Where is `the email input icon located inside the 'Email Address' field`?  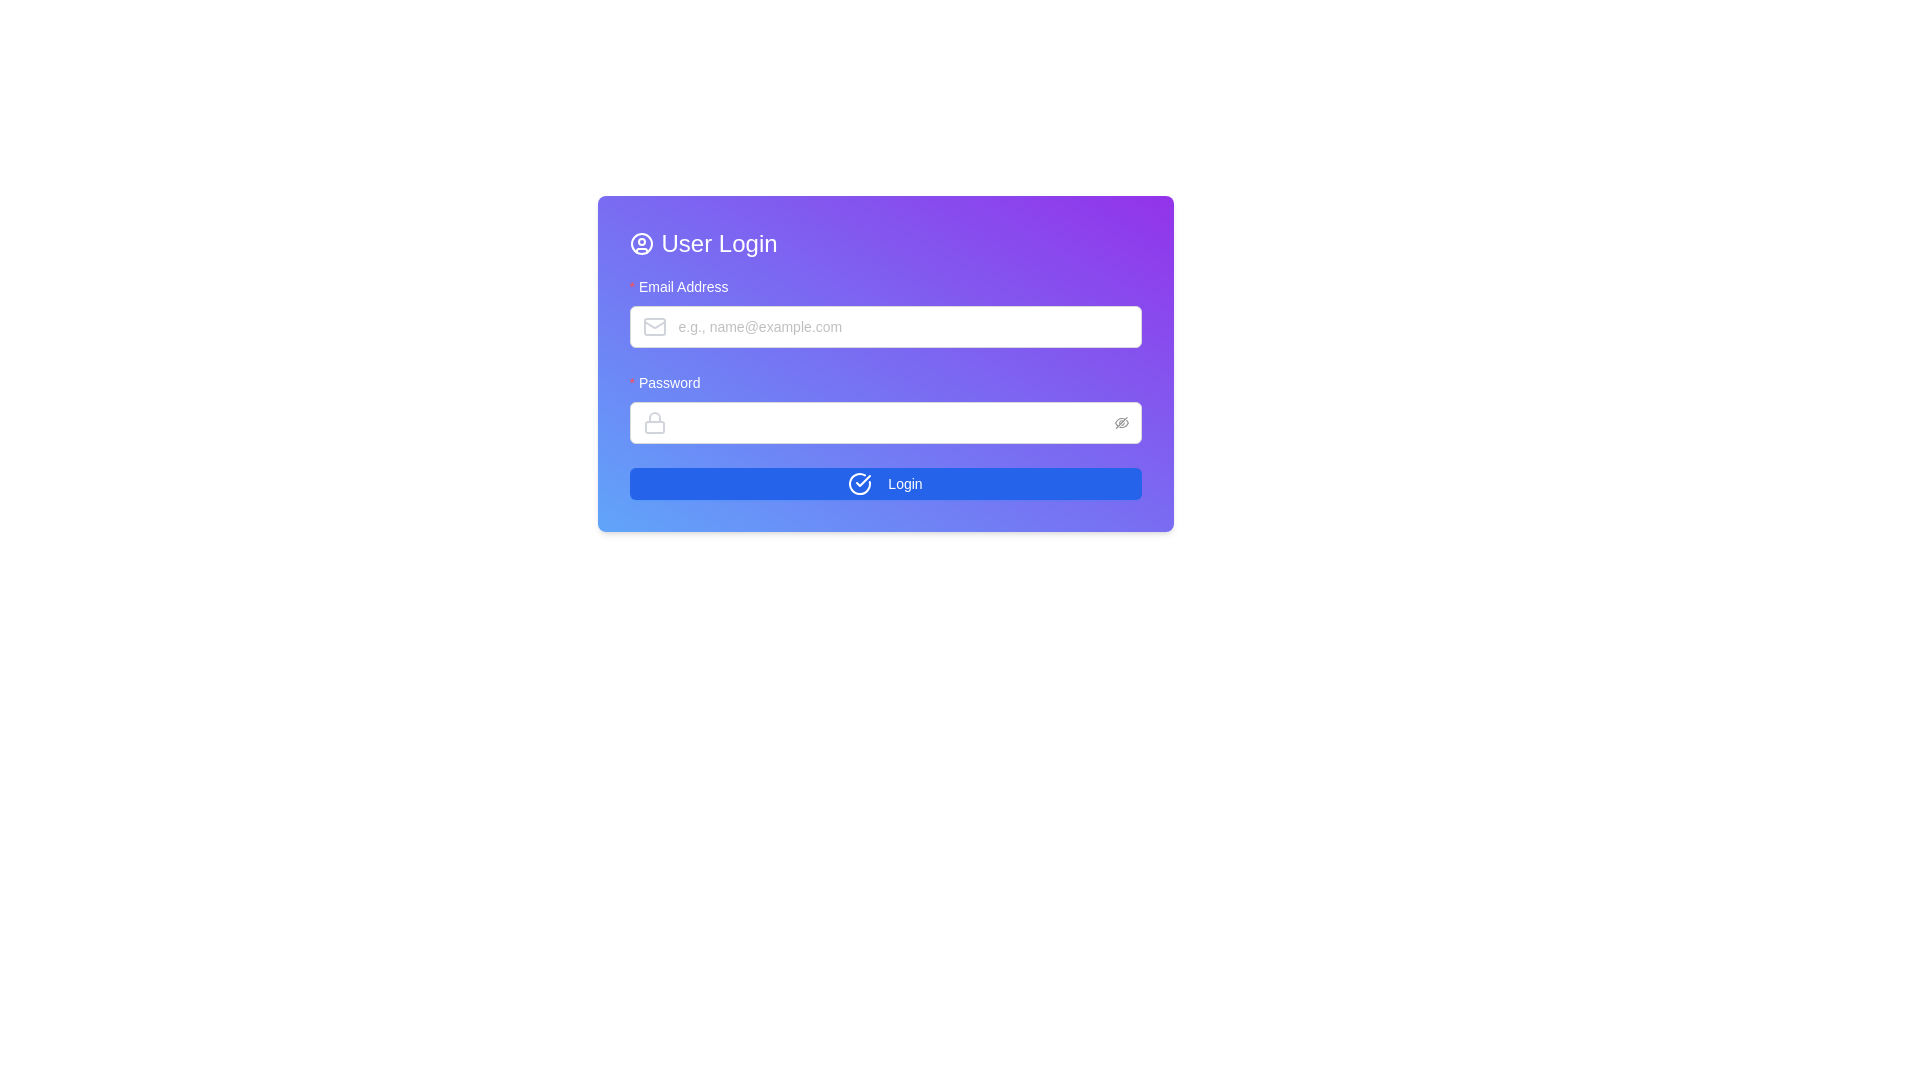 the email input icon located inside the 'Email Address' field is located at coordinates (654, 326).